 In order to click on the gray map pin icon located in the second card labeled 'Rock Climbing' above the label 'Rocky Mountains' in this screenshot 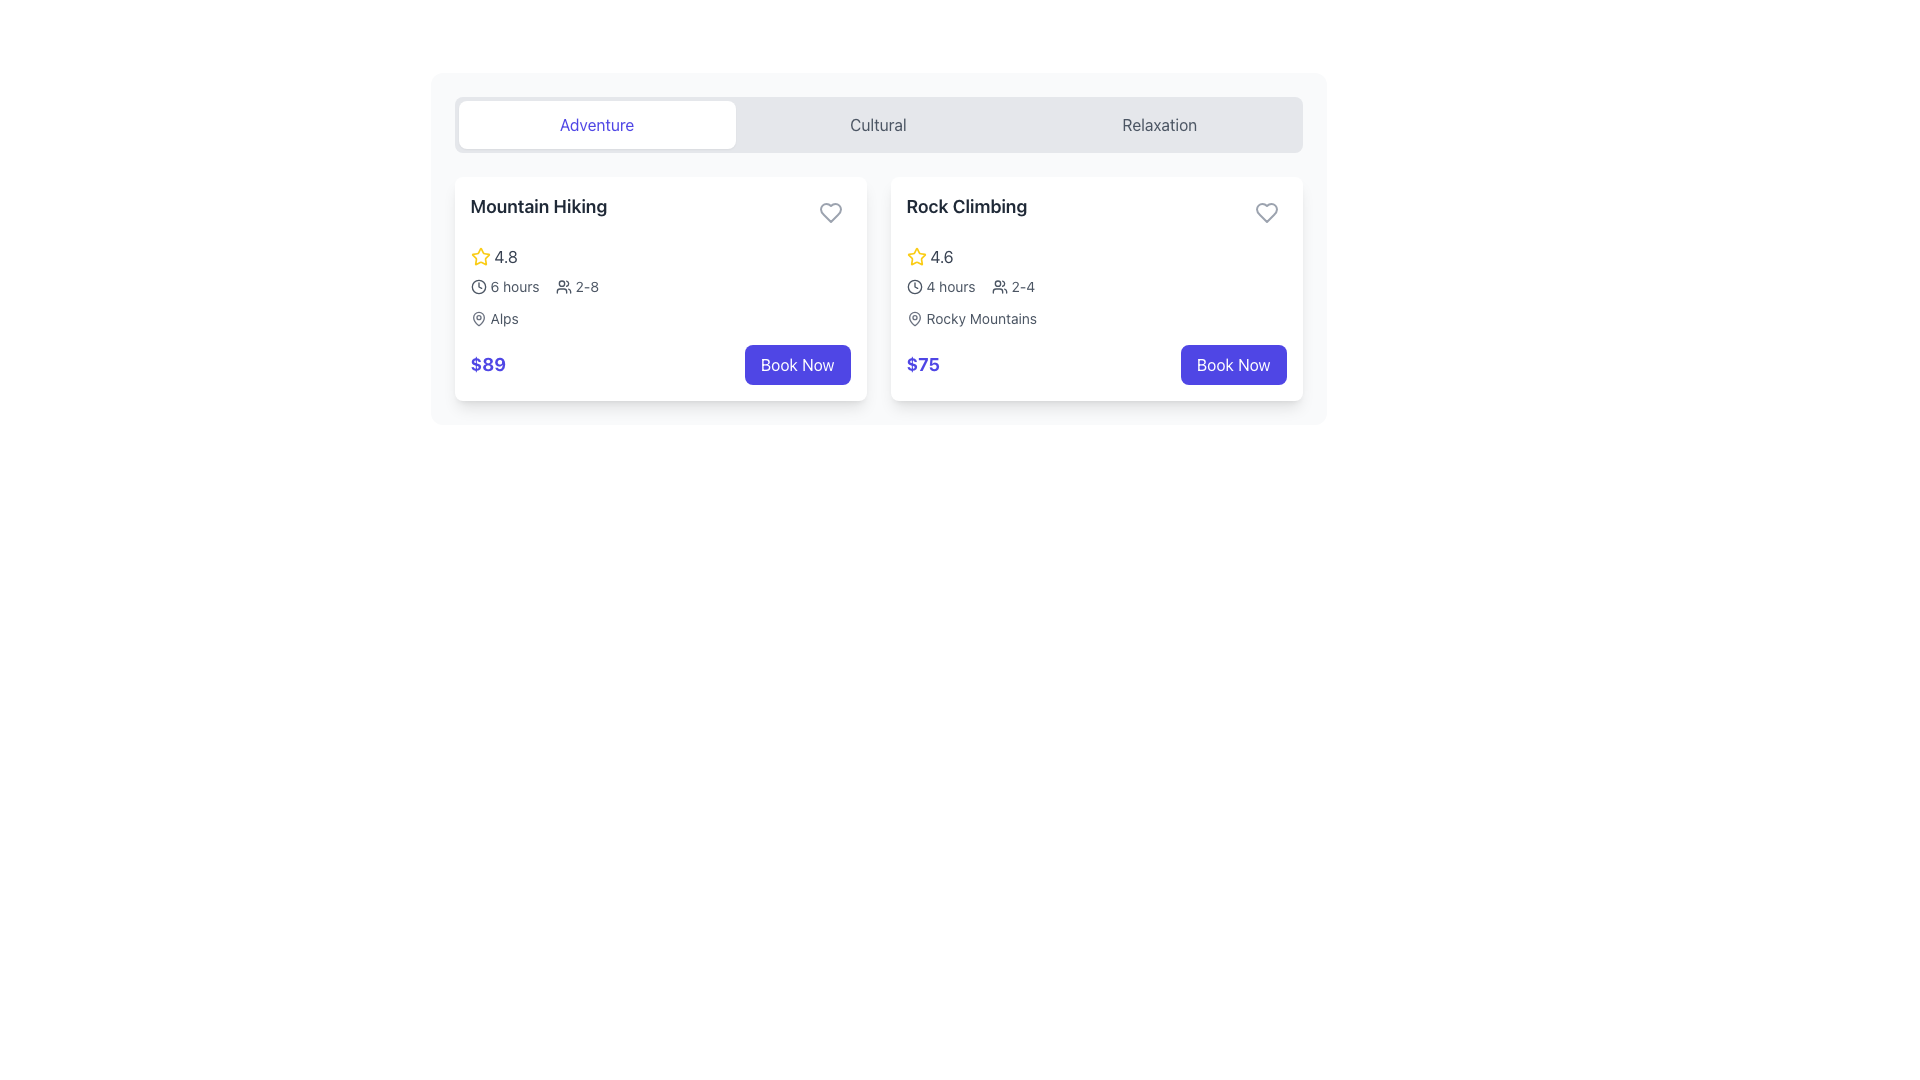, I will do `click(913, 318)`.